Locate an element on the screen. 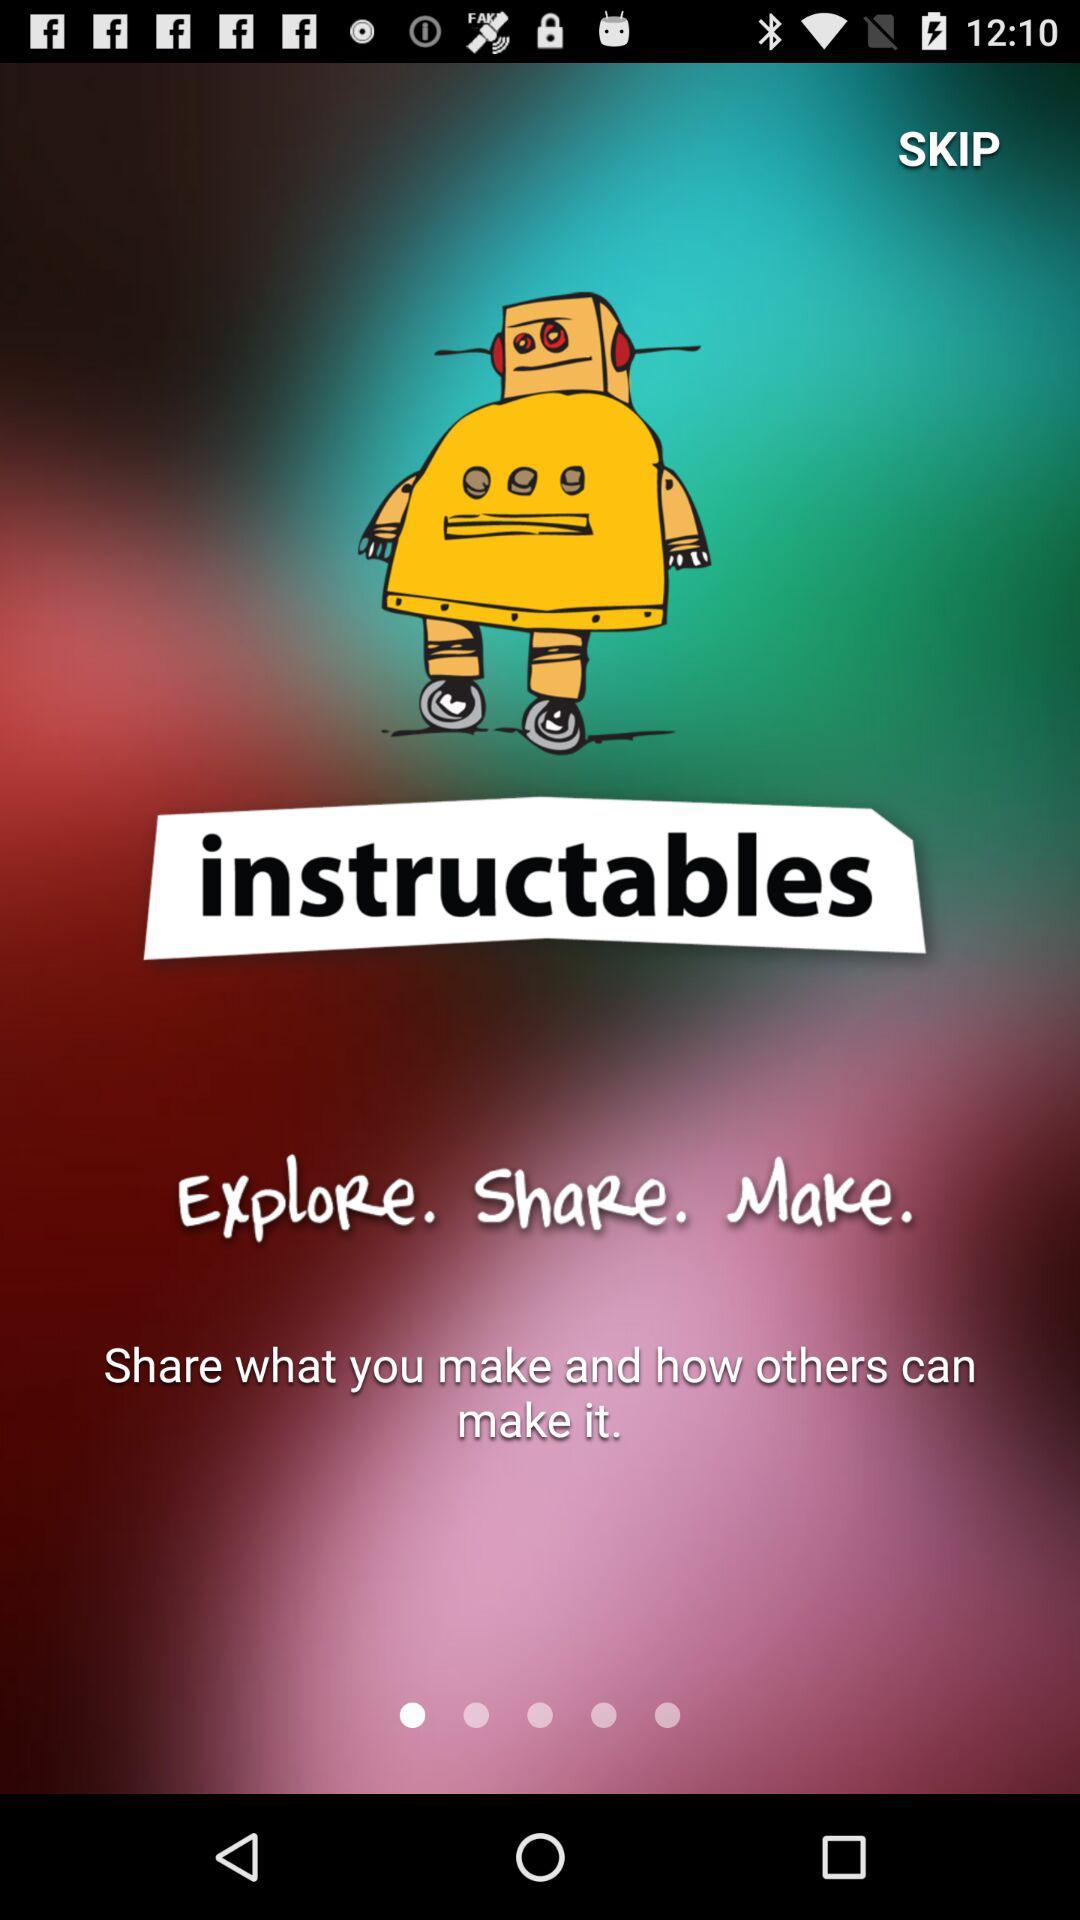 The width and height of the screenshot is (1080, 1920). the skip icon is located at coordinates (948, 146).